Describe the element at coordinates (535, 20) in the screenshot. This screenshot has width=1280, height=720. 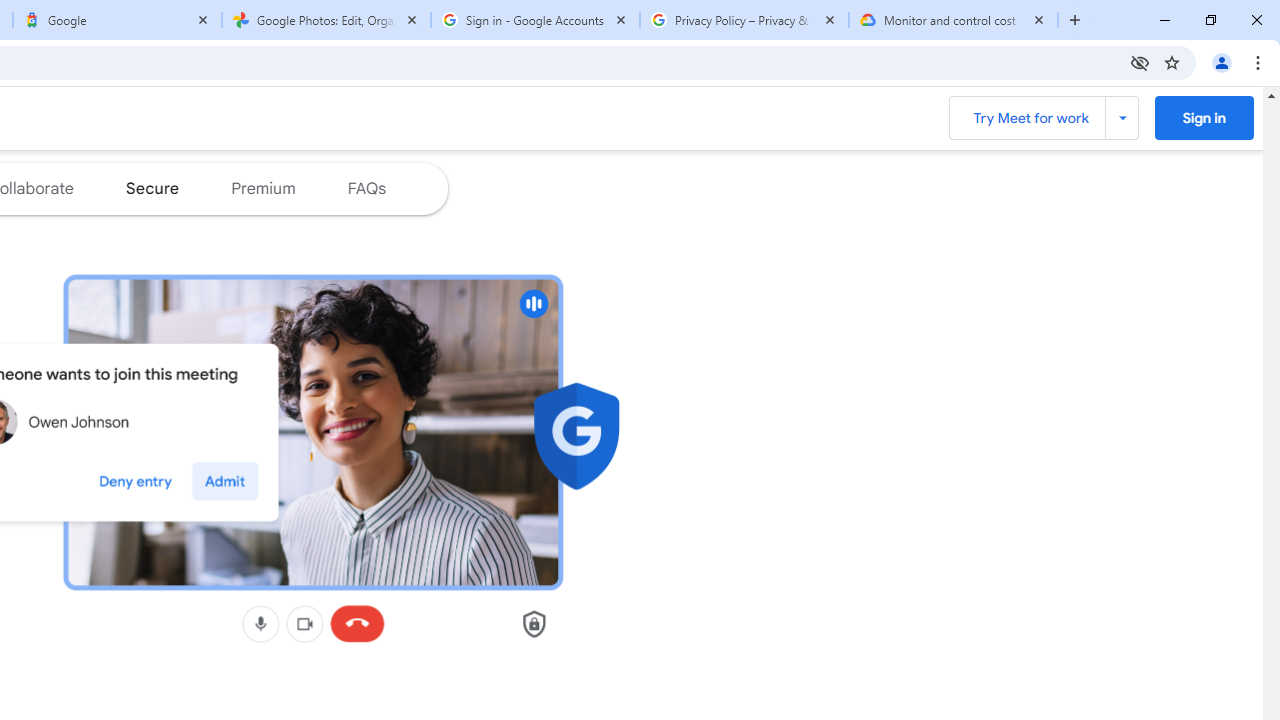
I see `'Sign in - Google Accounts'` at that location.